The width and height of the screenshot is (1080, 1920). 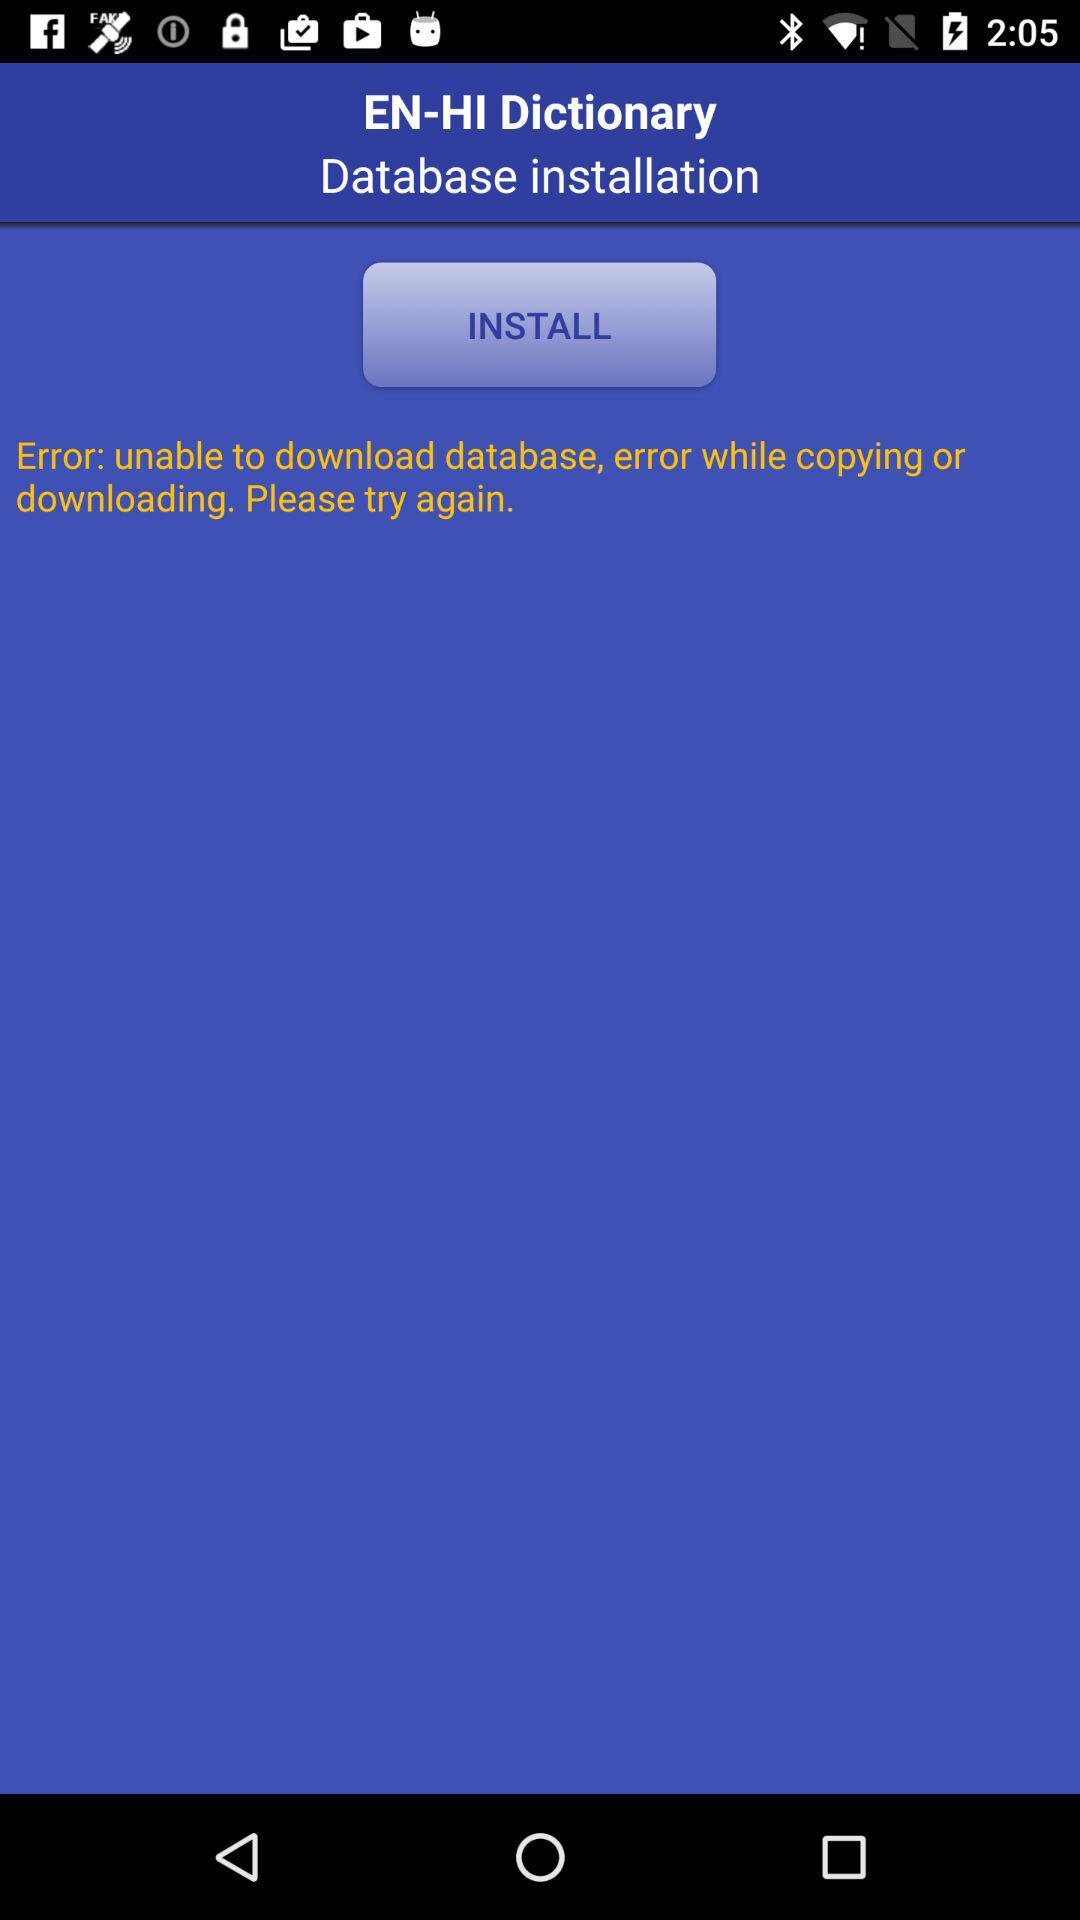 I want to click on install button, so click(x=538, y=324).